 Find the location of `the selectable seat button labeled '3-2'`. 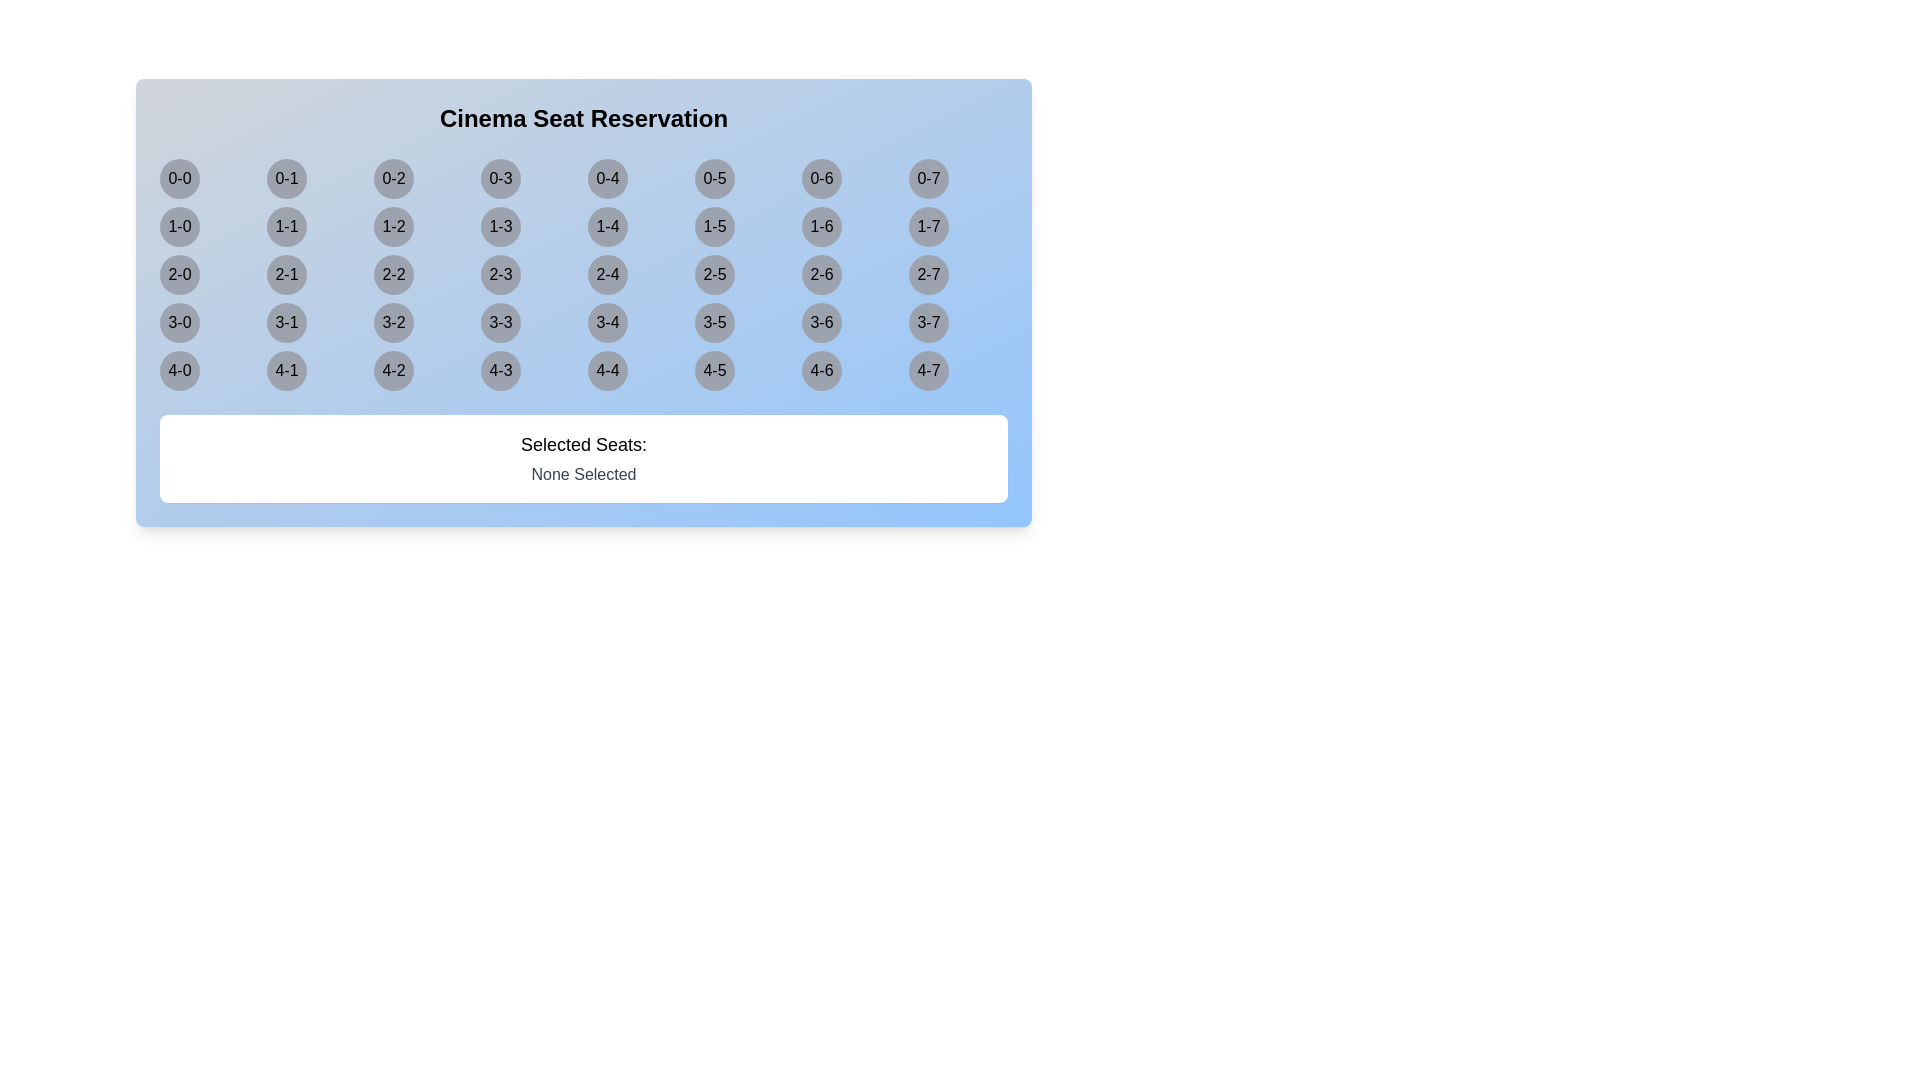

the selectable seat button labeled '3-2' is located at coordinates (393, 322).